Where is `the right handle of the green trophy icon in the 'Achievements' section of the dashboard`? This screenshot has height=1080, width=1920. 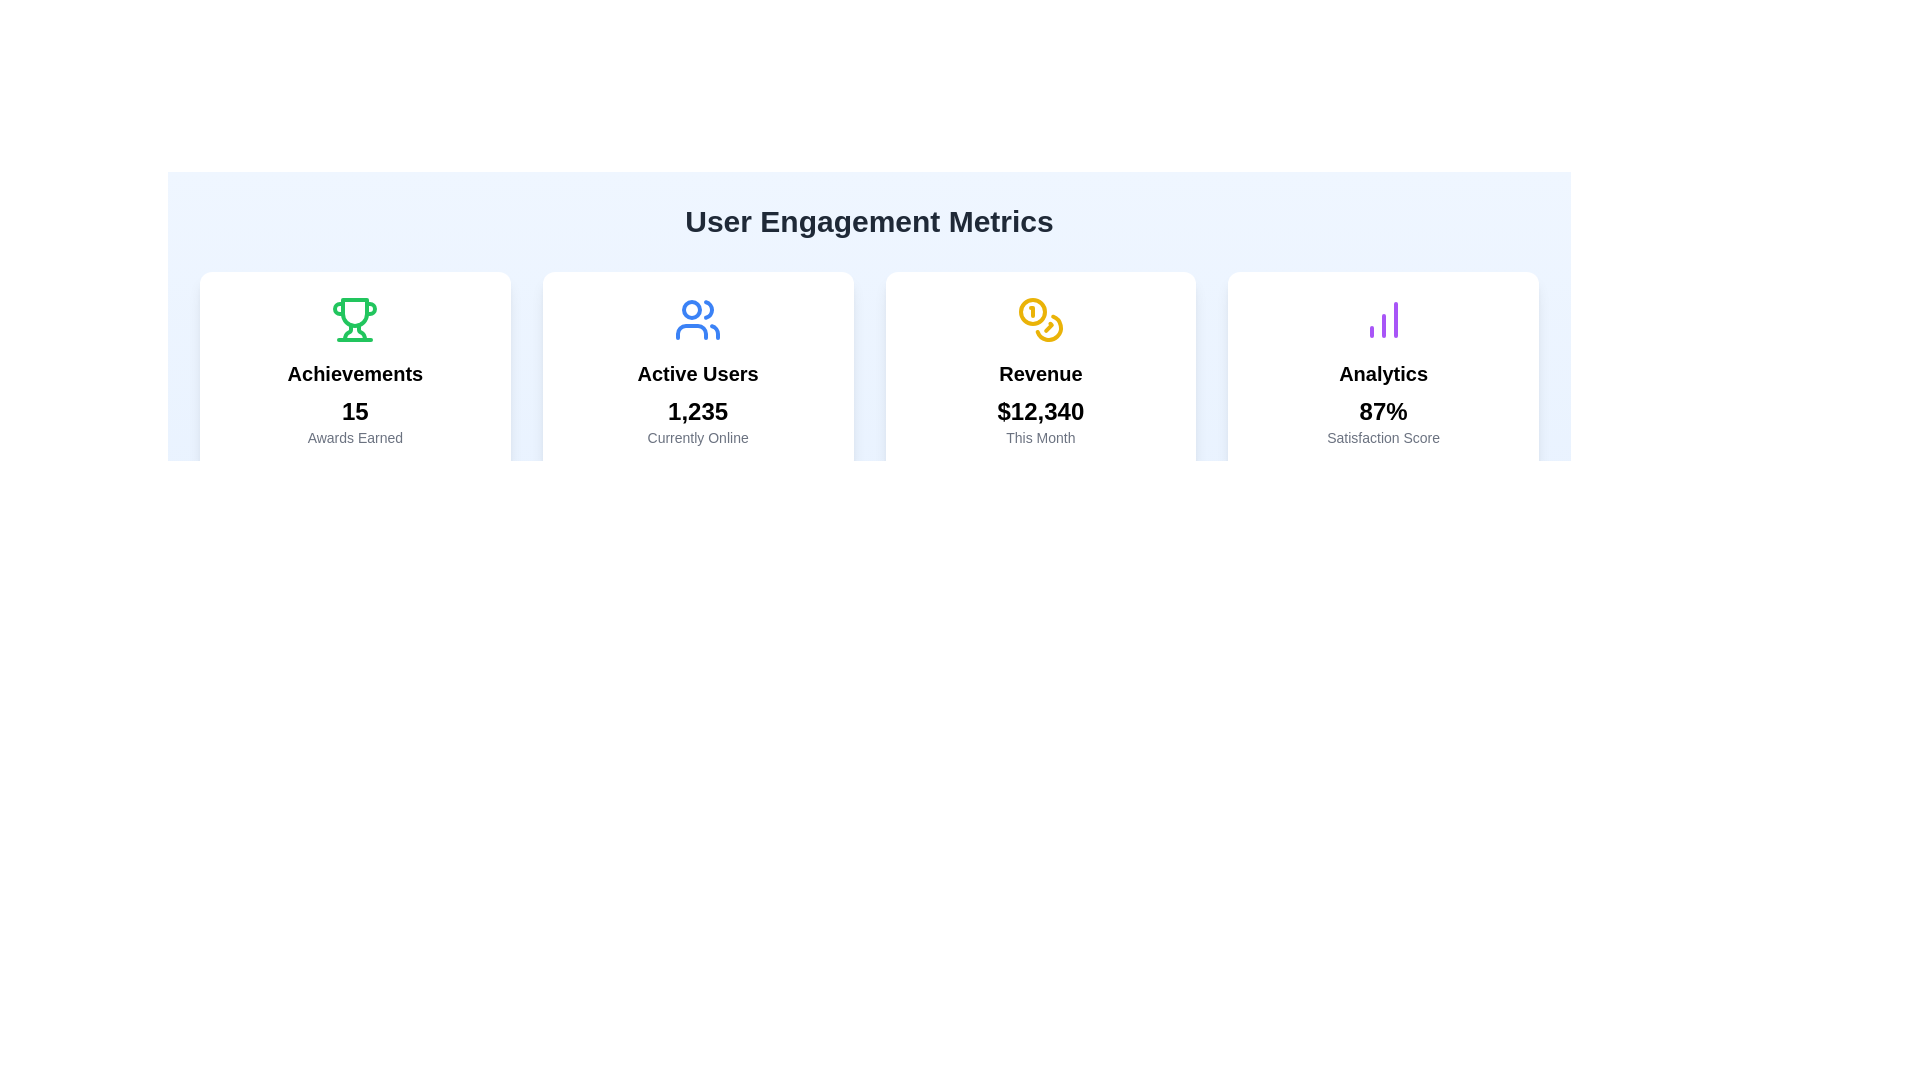 the right handle of the green trophy icon in the 'Achievements' section of the dashboard is located at coordinates (371, 308).